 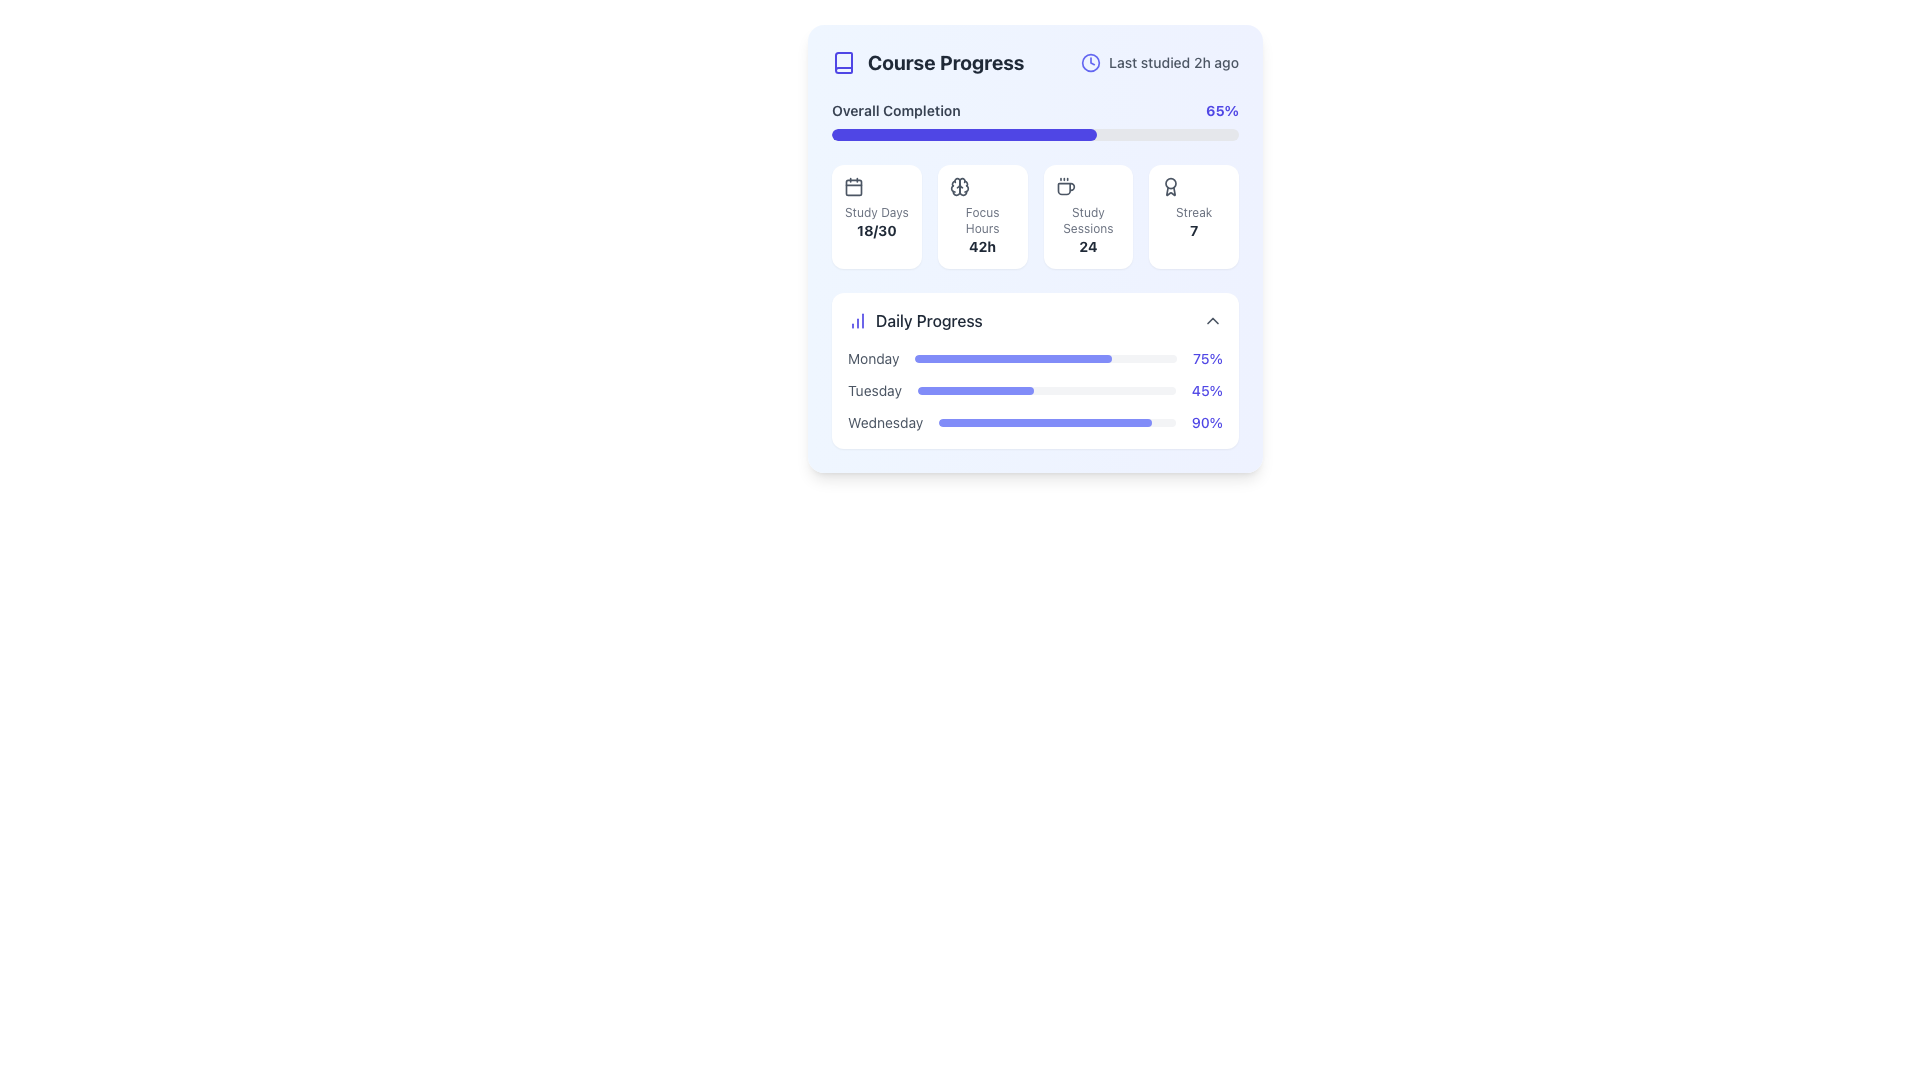 I want to click on the text label displaying 'Daily Progress' located next to the chart icon in the 'Course Progress' section of the progress tracking dashboard, so click(x=928, y=319).